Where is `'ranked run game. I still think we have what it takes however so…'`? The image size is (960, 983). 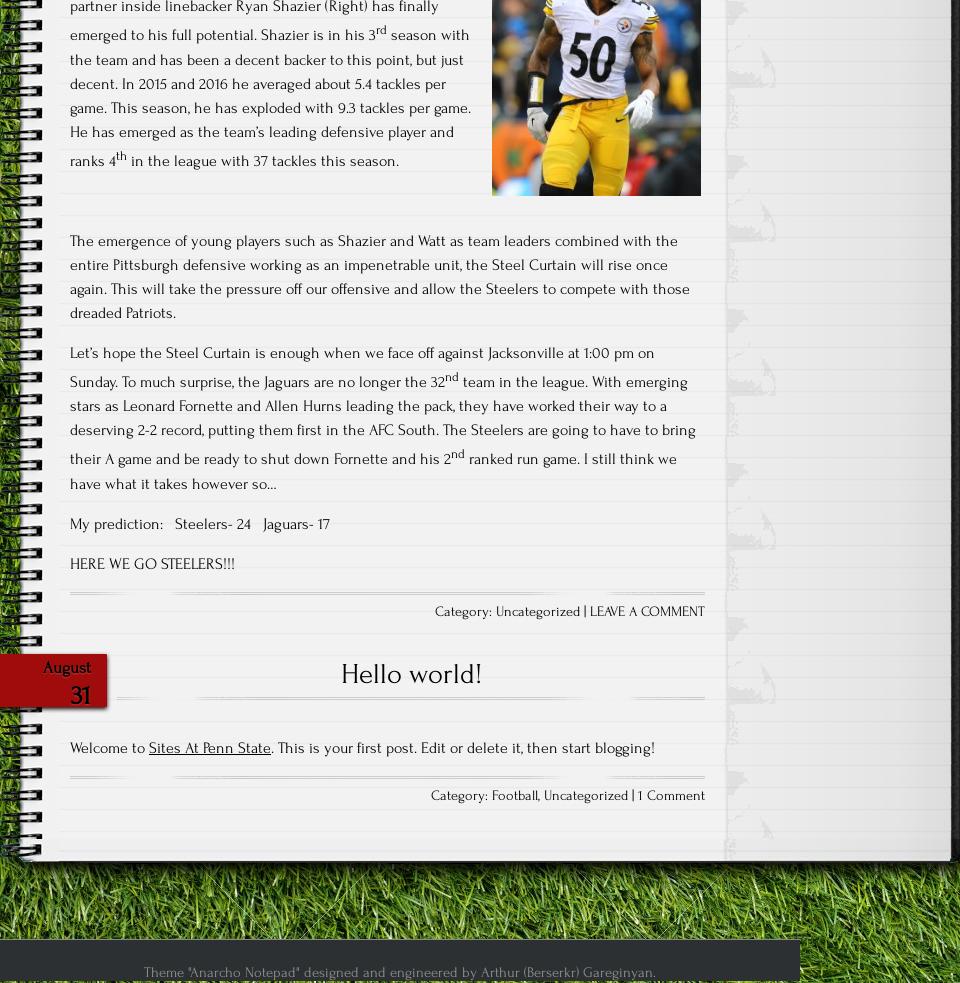 'ranked run game. I still think we have what it takes however so…' is located at coordinates (372, 469).